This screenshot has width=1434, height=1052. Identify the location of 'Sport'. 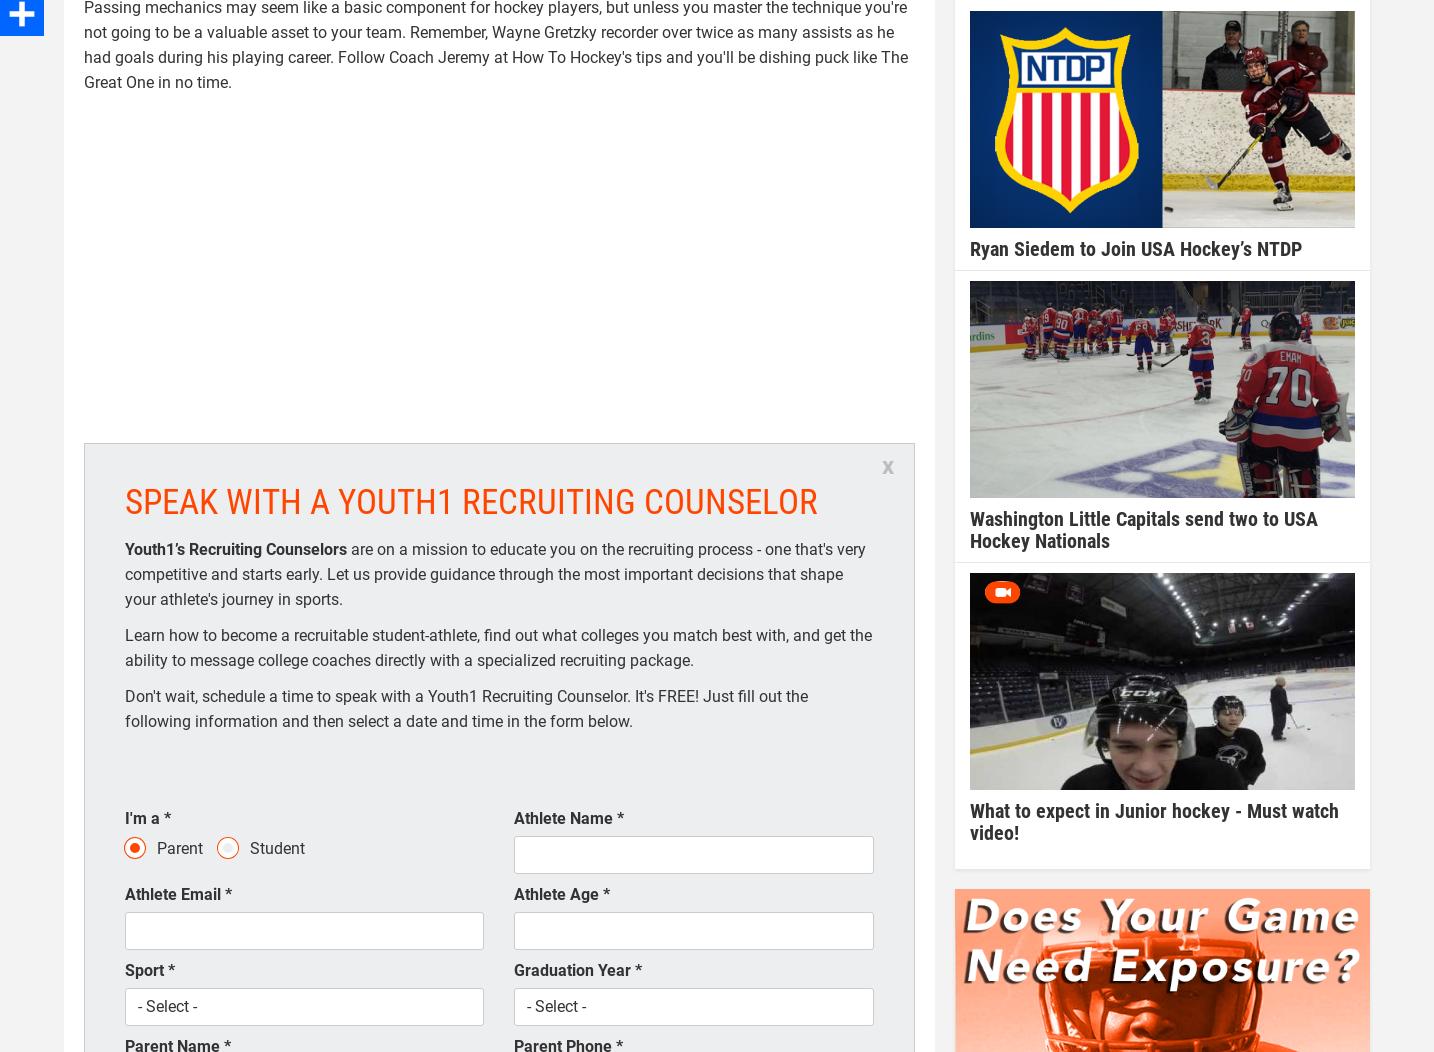
(146, 970).